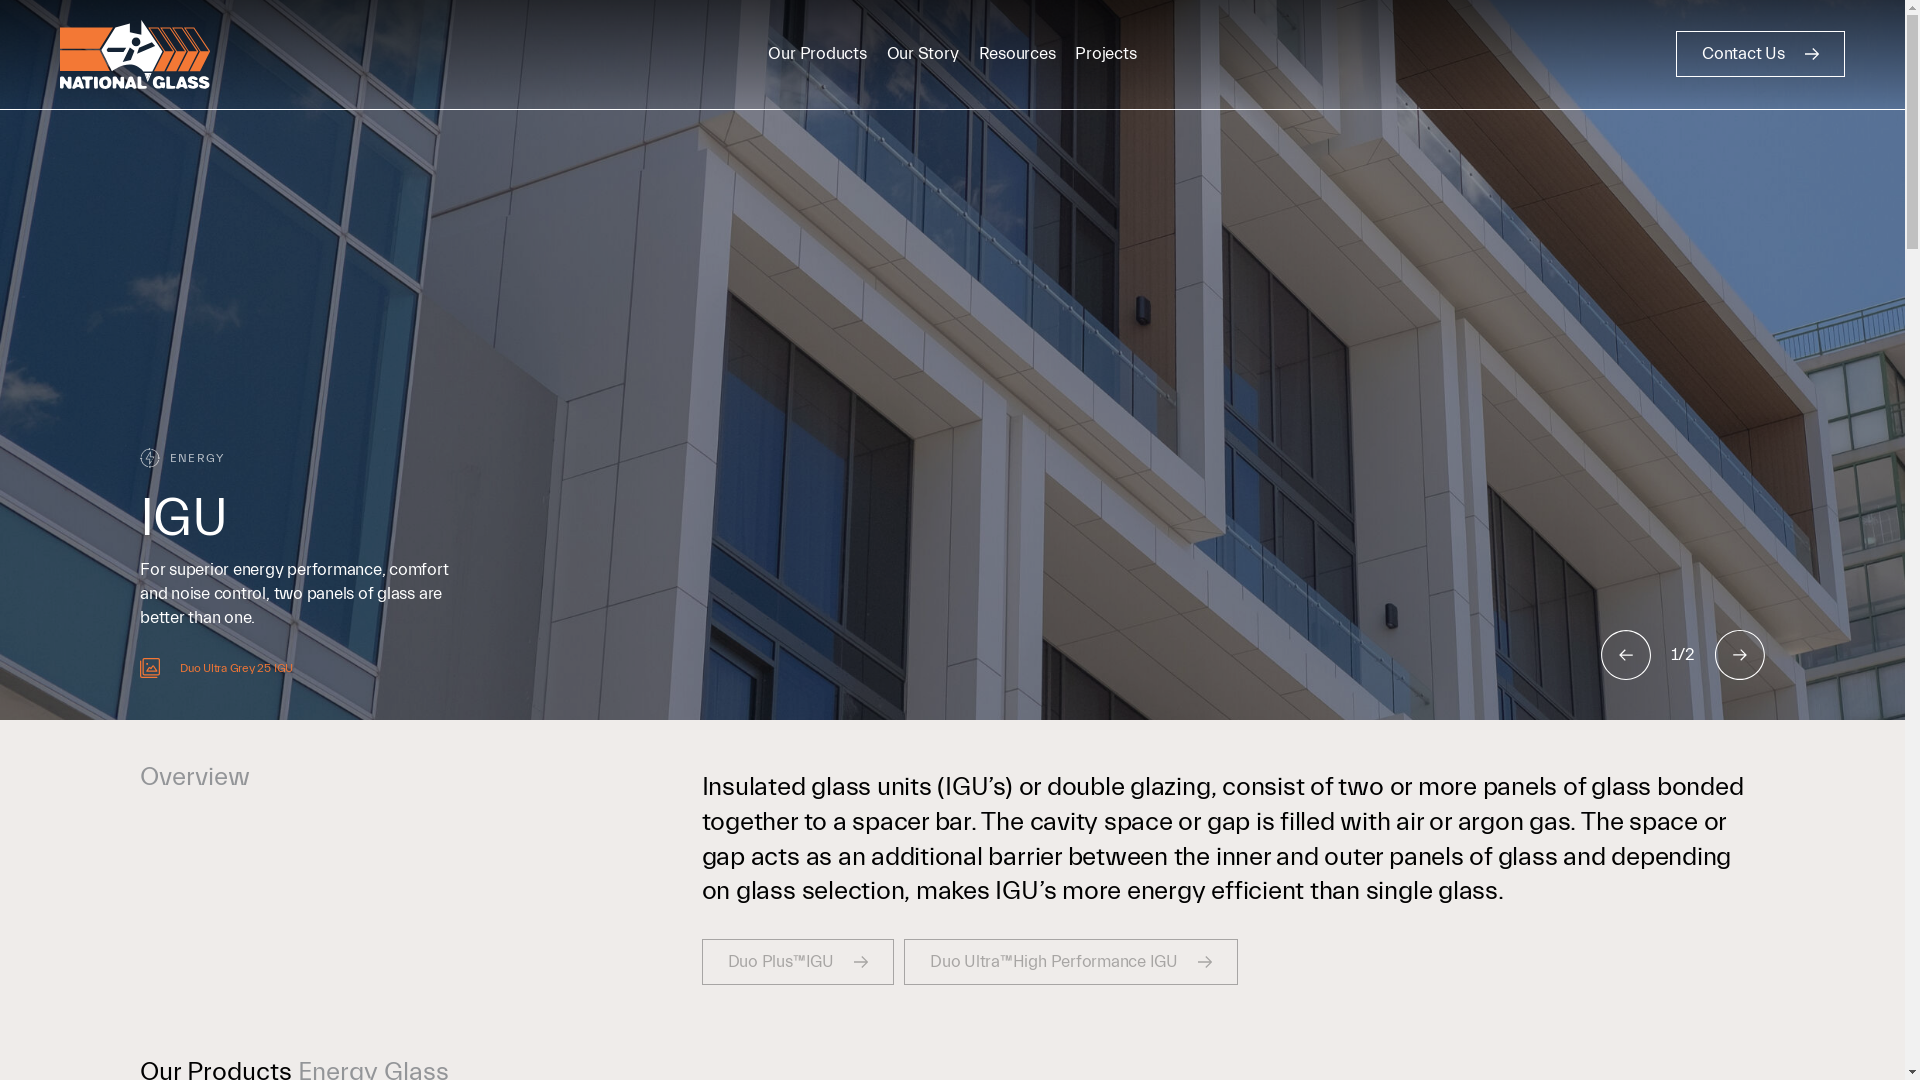  What do you see at coordinates (1104, 52) in the screenshot?
I see `'Projects'` at bounding box center [1104, 52].